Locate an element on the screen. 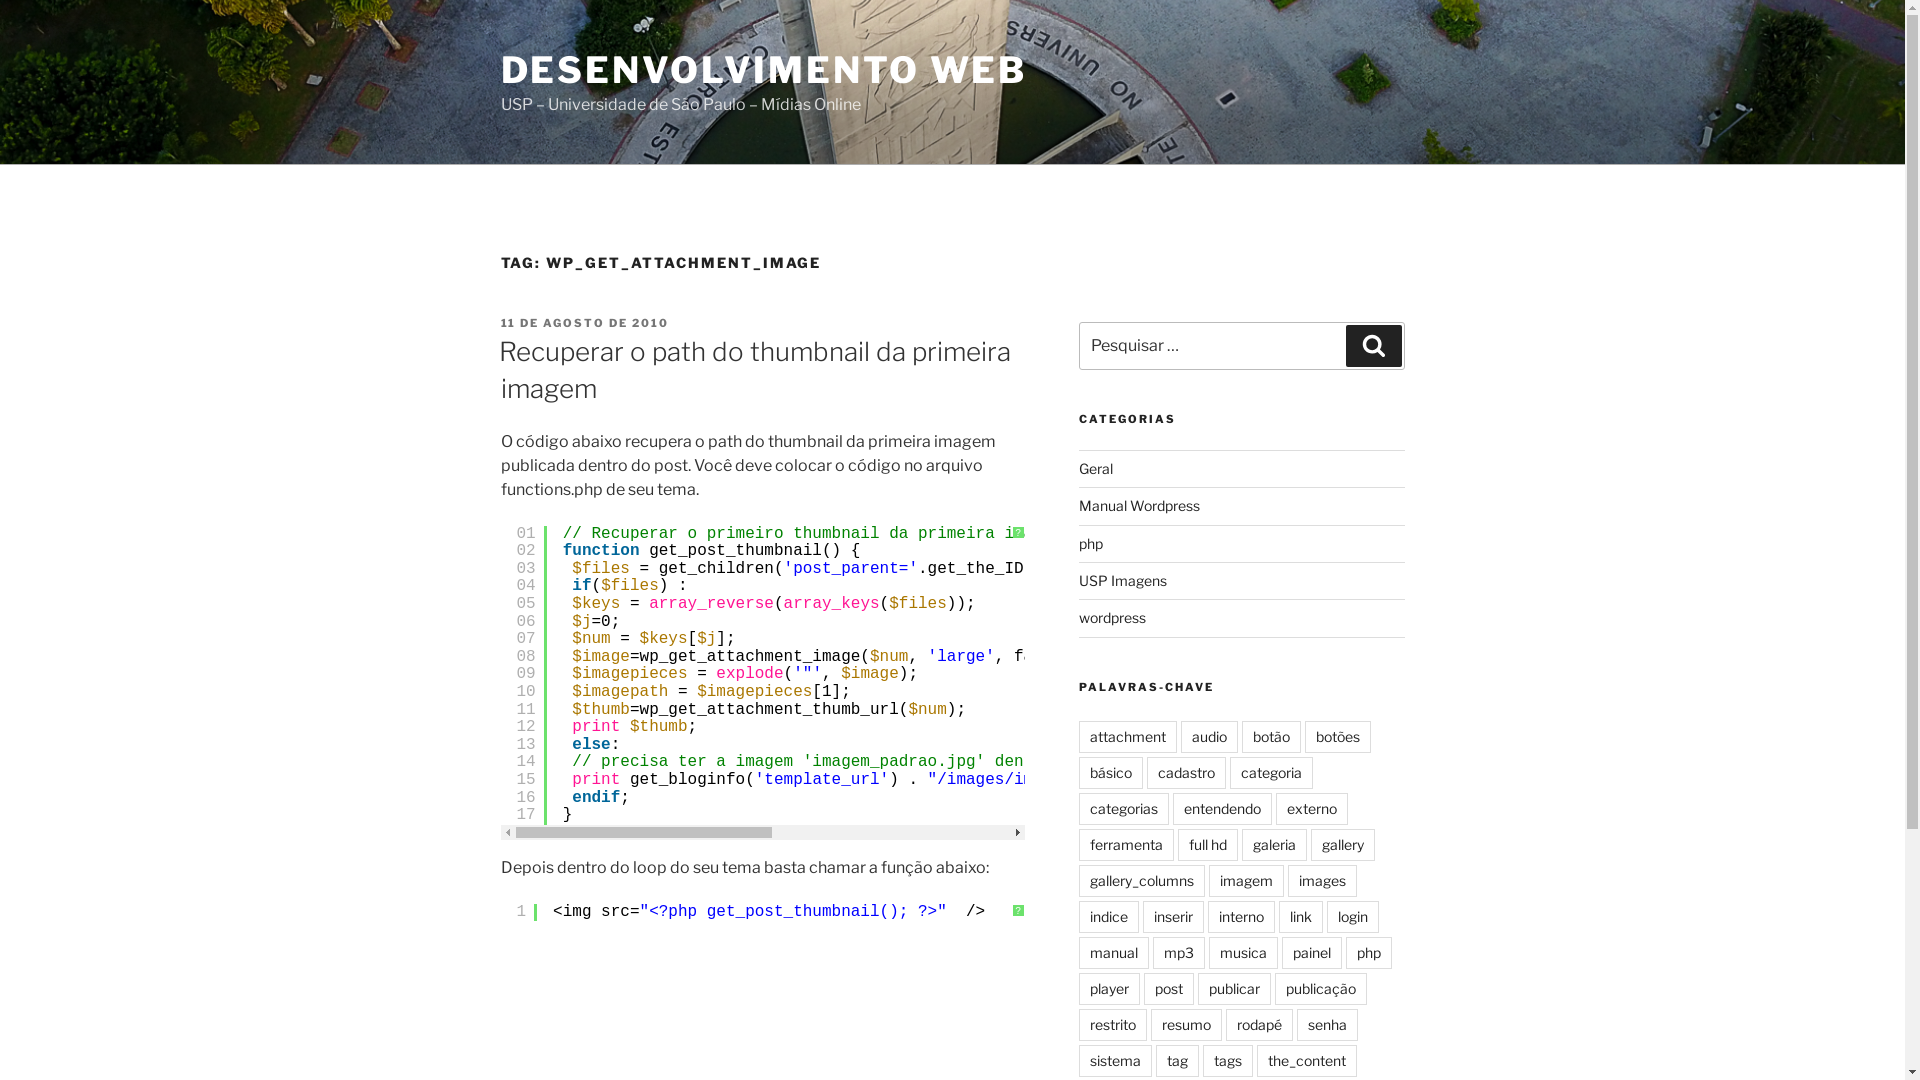 The height and width of the screenshot is (1080, 1920). 'full hd' is located at coordinates (1207, 844).